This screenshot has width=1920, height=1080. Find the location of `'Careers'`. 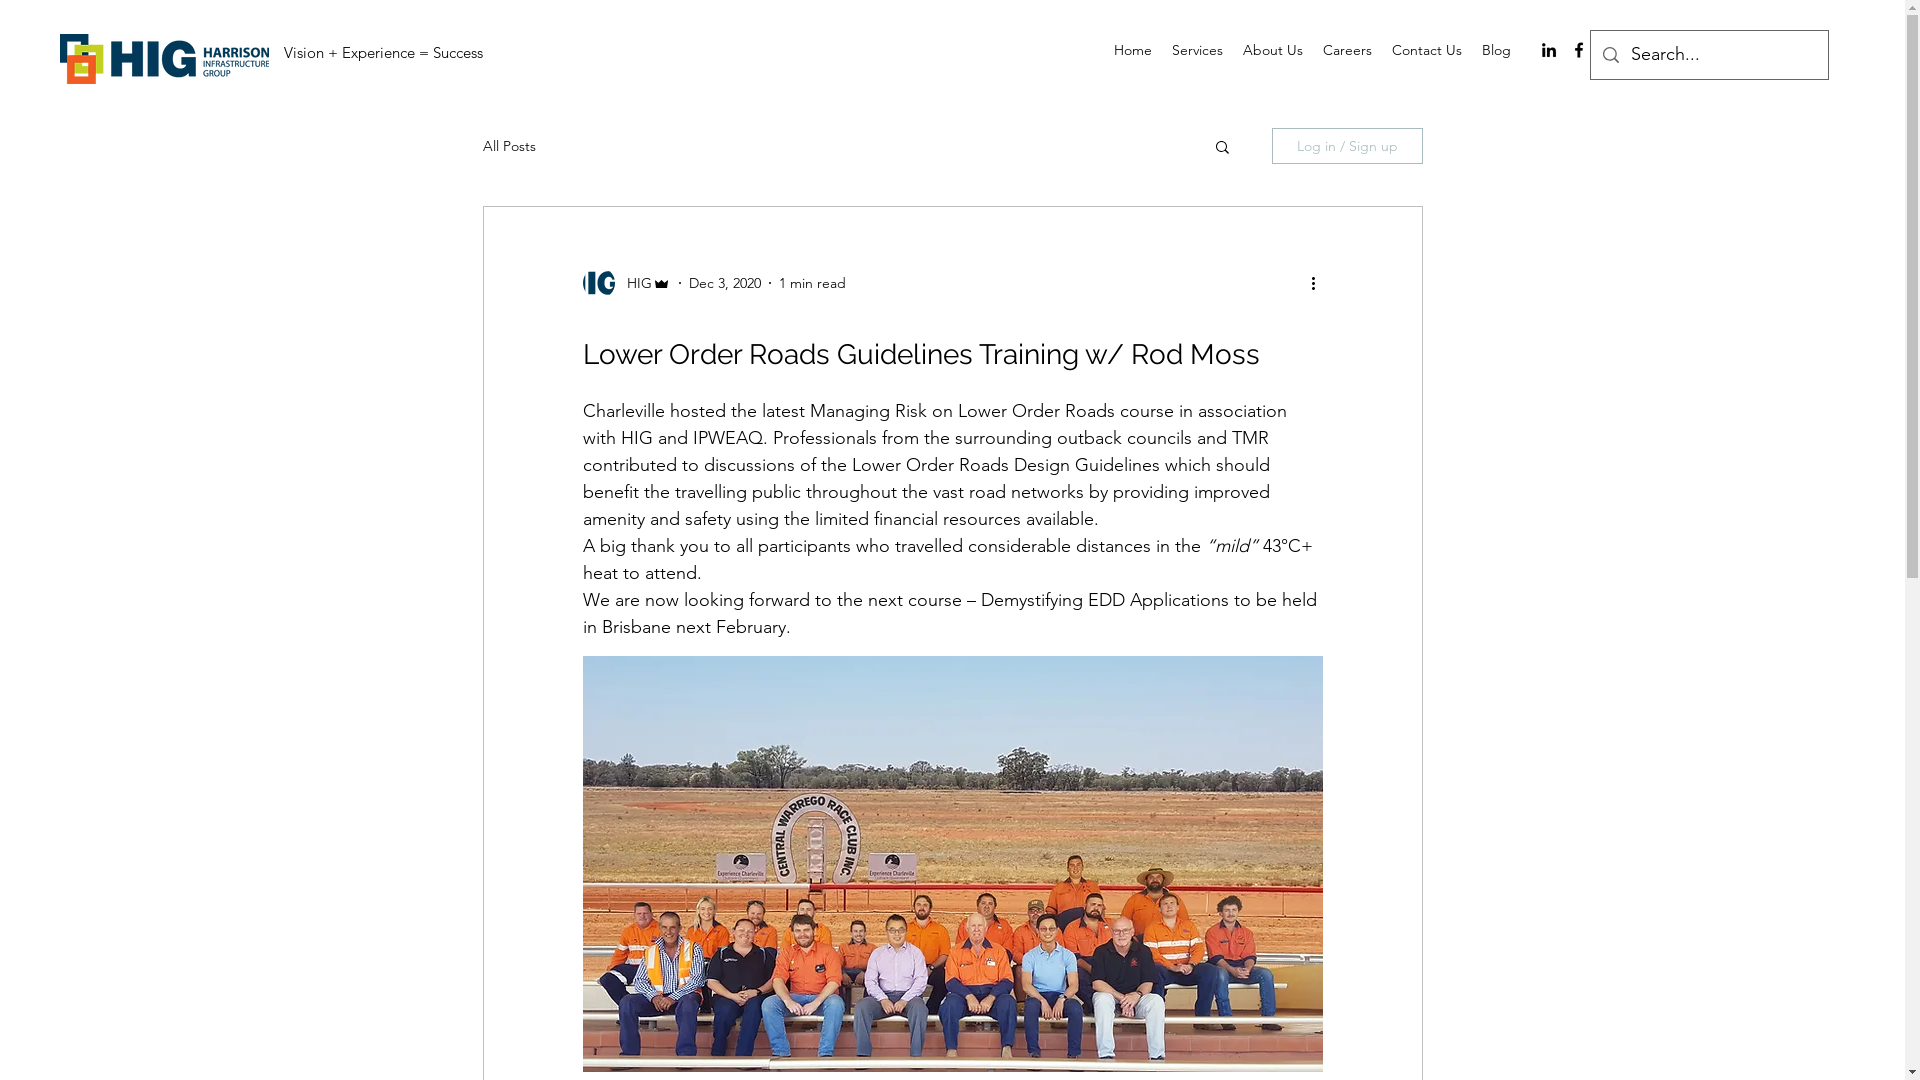

'Careers' is located at coordinates (1347, 49).